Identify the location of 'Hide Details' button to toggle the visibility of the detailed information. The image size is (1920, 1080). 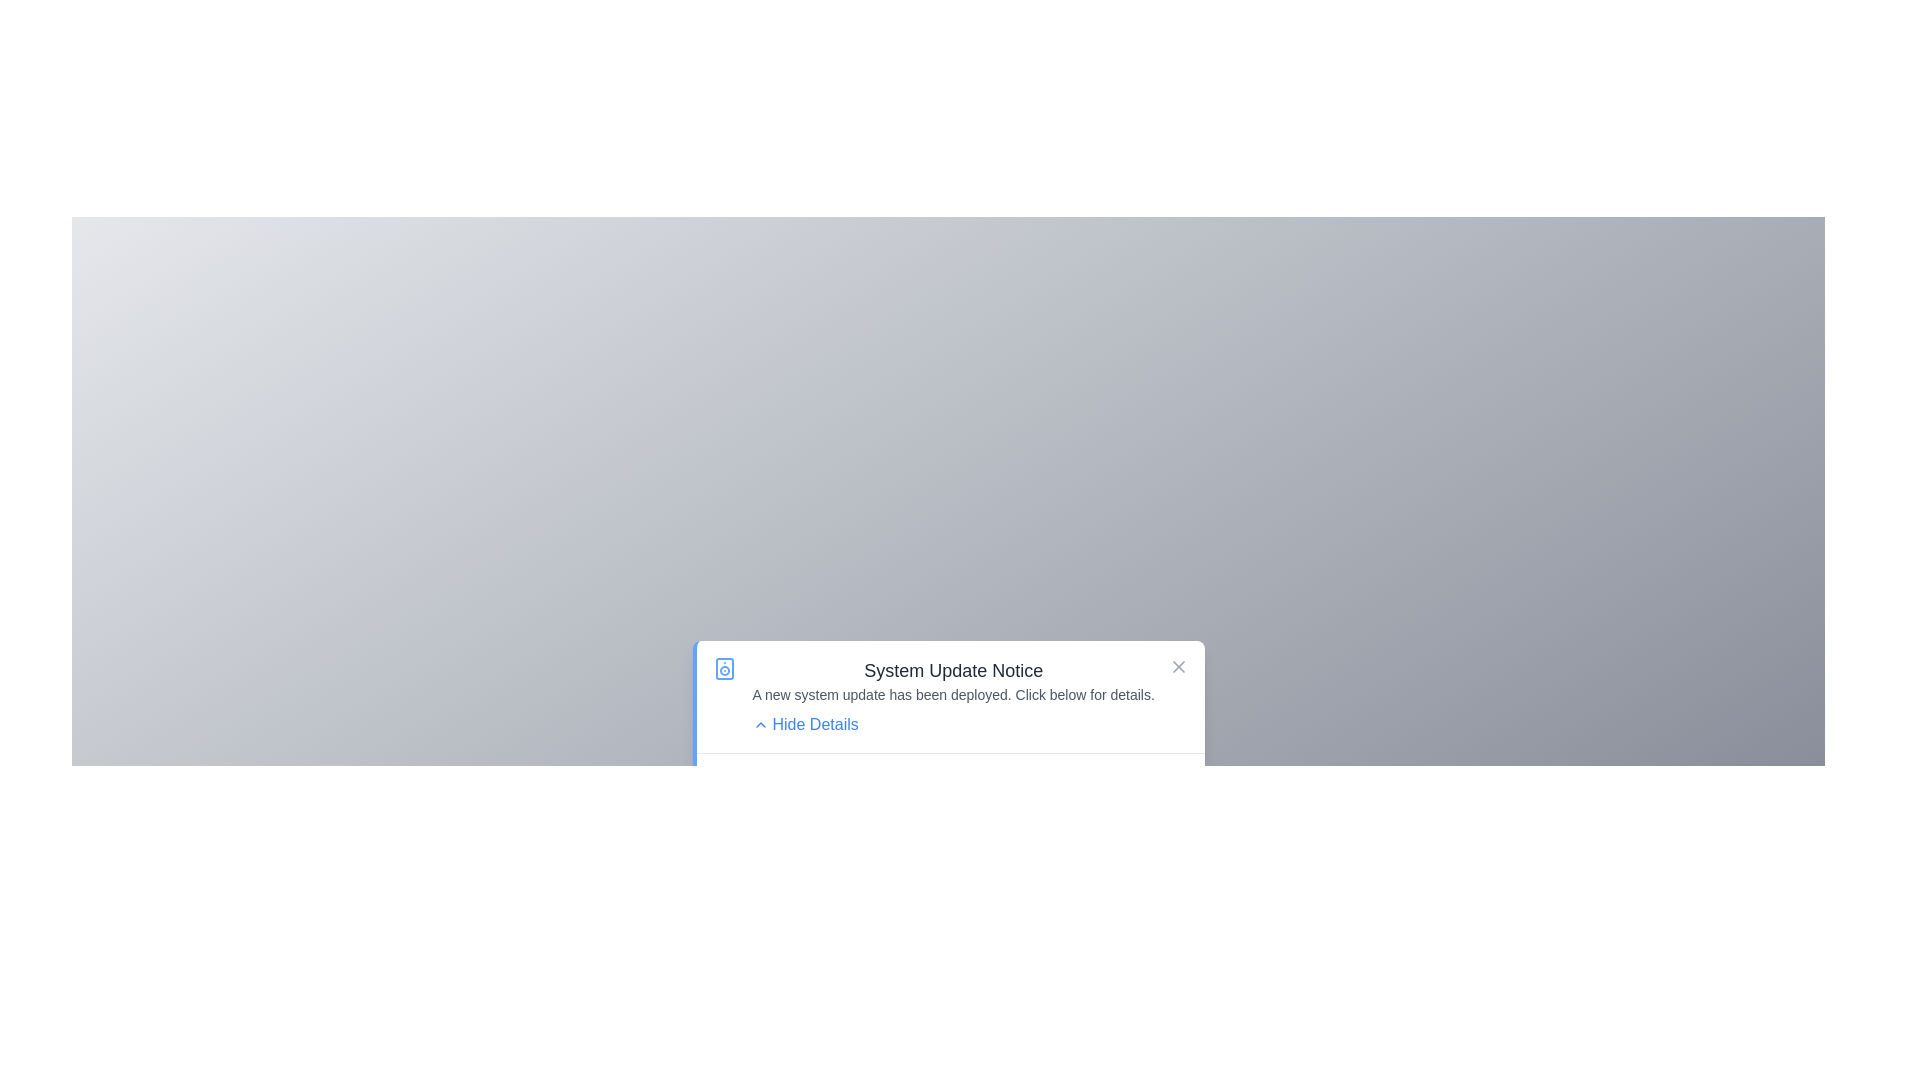
(805, 724).